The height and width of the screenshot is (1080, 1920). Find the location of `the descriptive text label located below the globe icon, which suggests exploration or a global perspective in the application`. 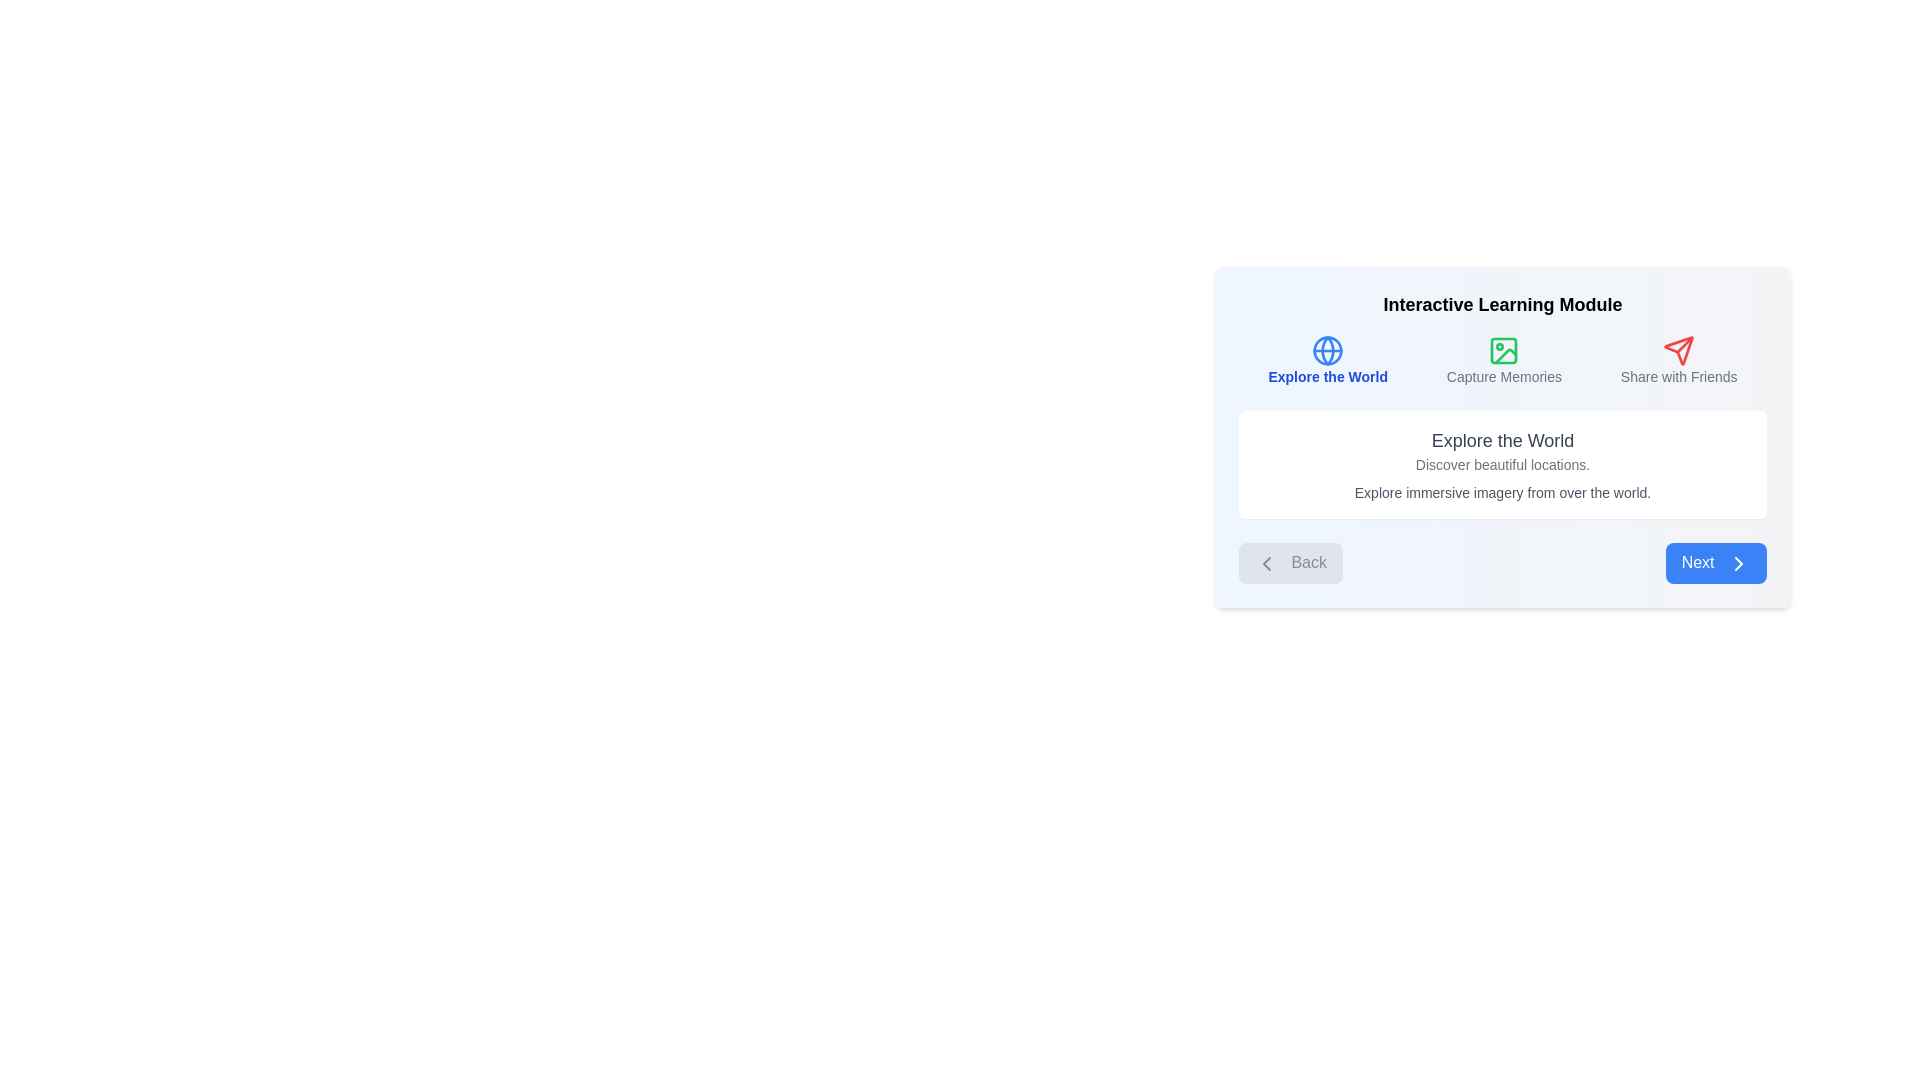

the descriptive text label located below the globe icon, which suggests exploration or a global perspective in the application is located at coordinates (1328, 377).